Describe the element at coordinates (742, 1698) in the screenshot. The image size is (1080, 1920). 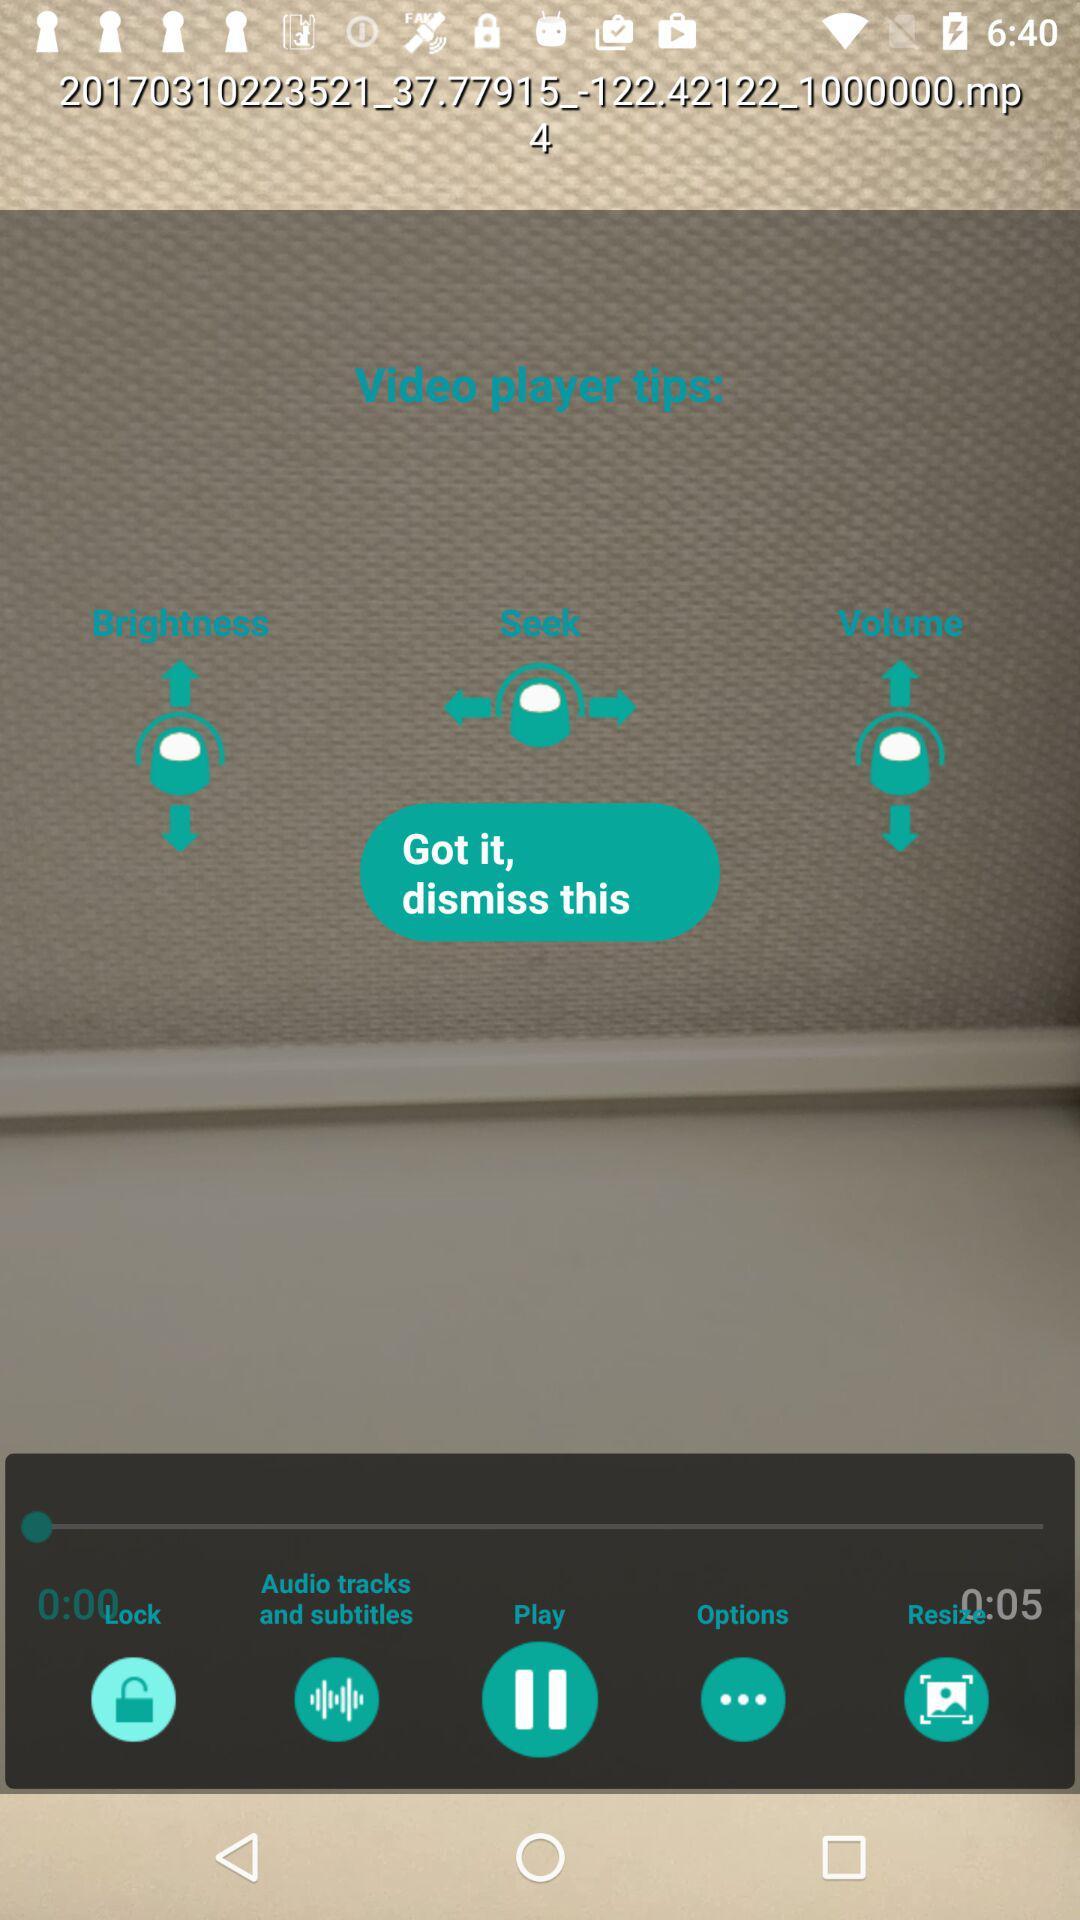
I see `options` at that location.